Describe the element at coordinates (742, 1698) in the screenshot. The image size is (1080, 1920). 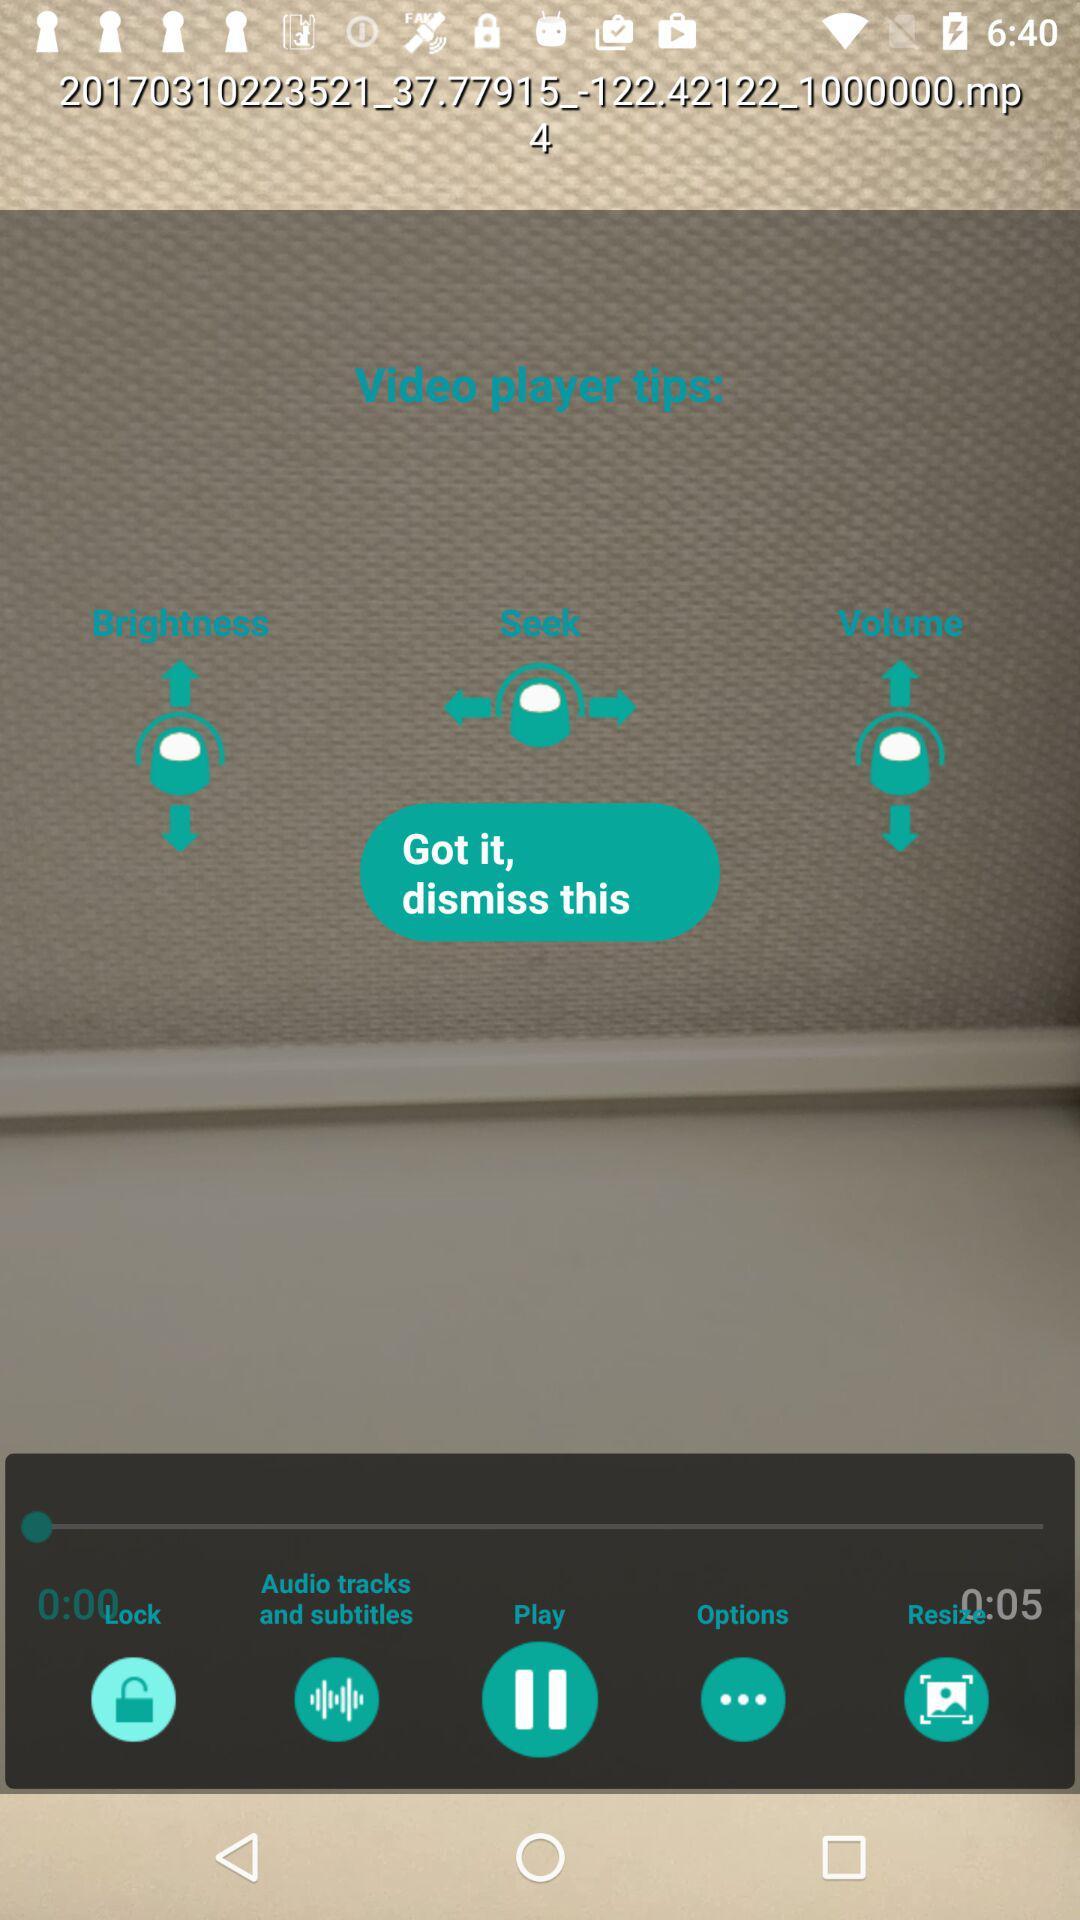
I see `options` at that location.